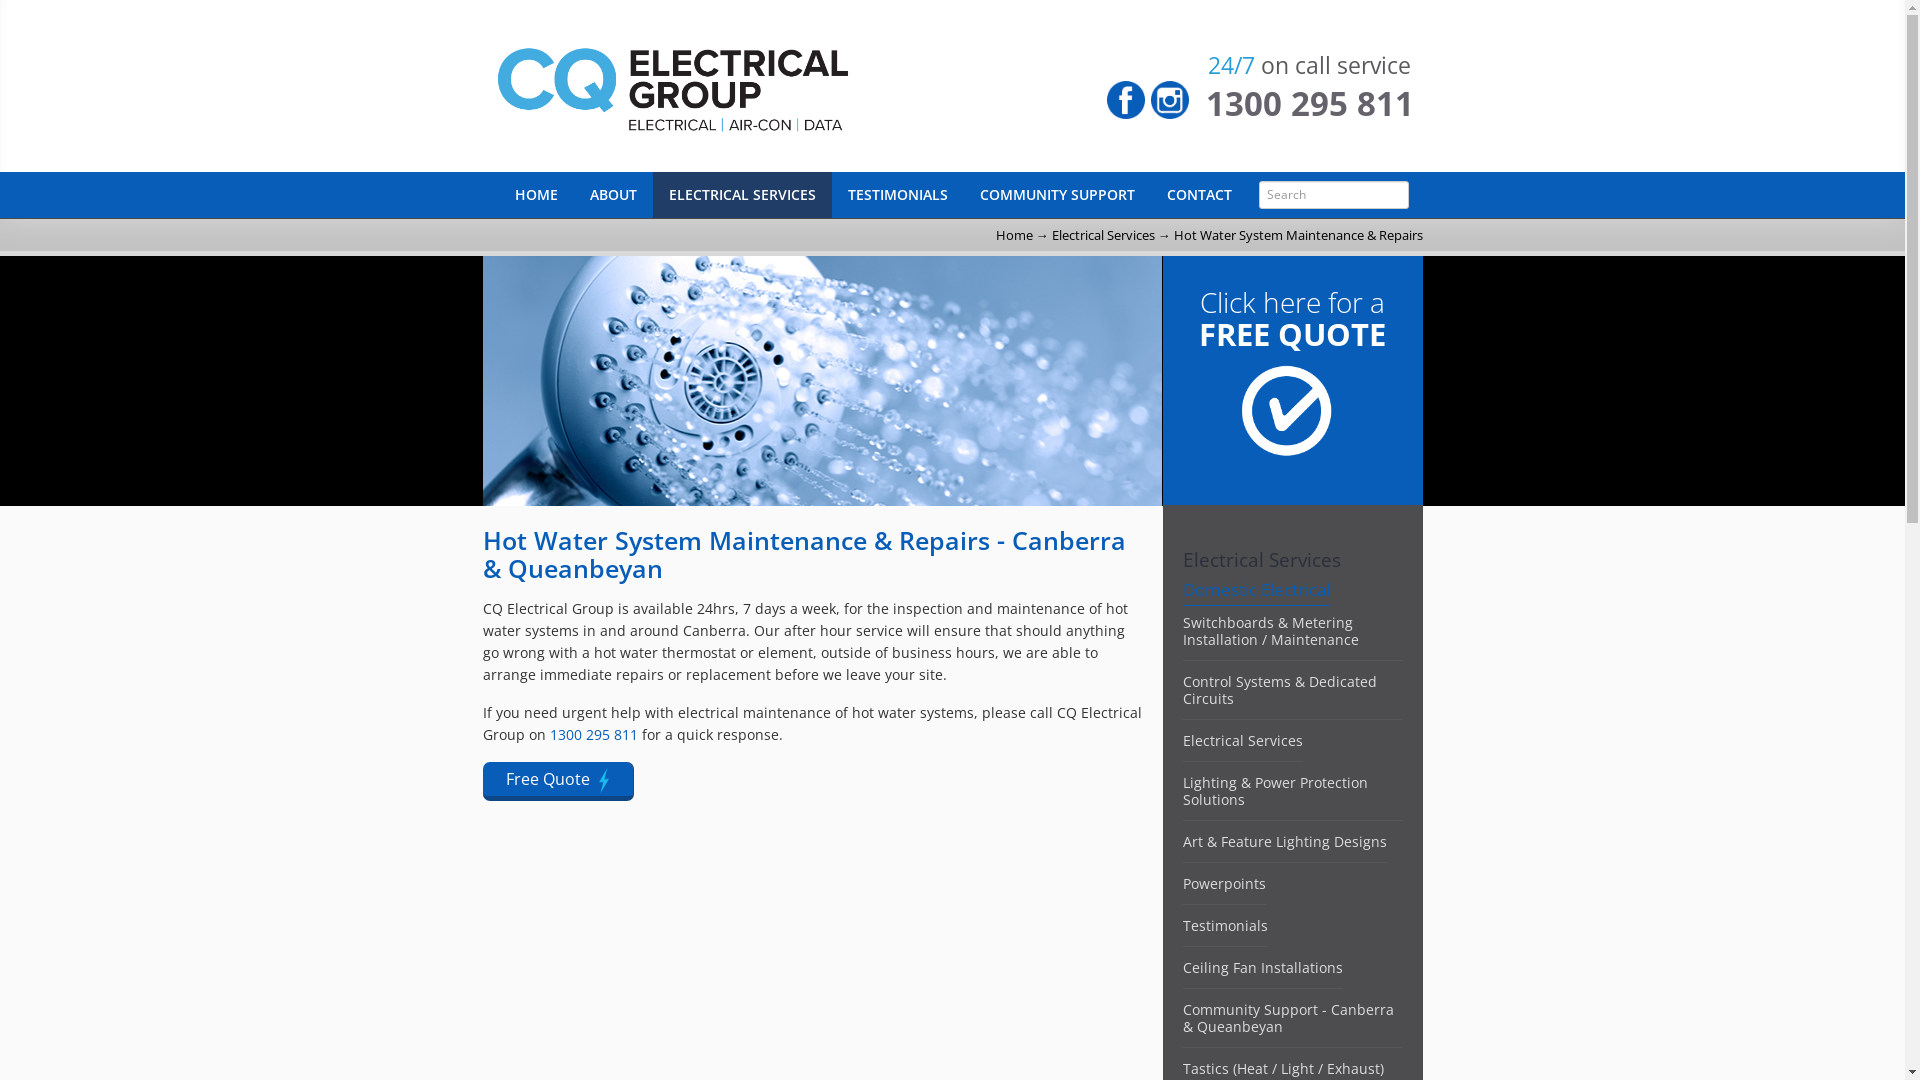 The height and width of the screenshot is (1080, 1920). I want to click on 'Click here for a, so click(1292, 415).